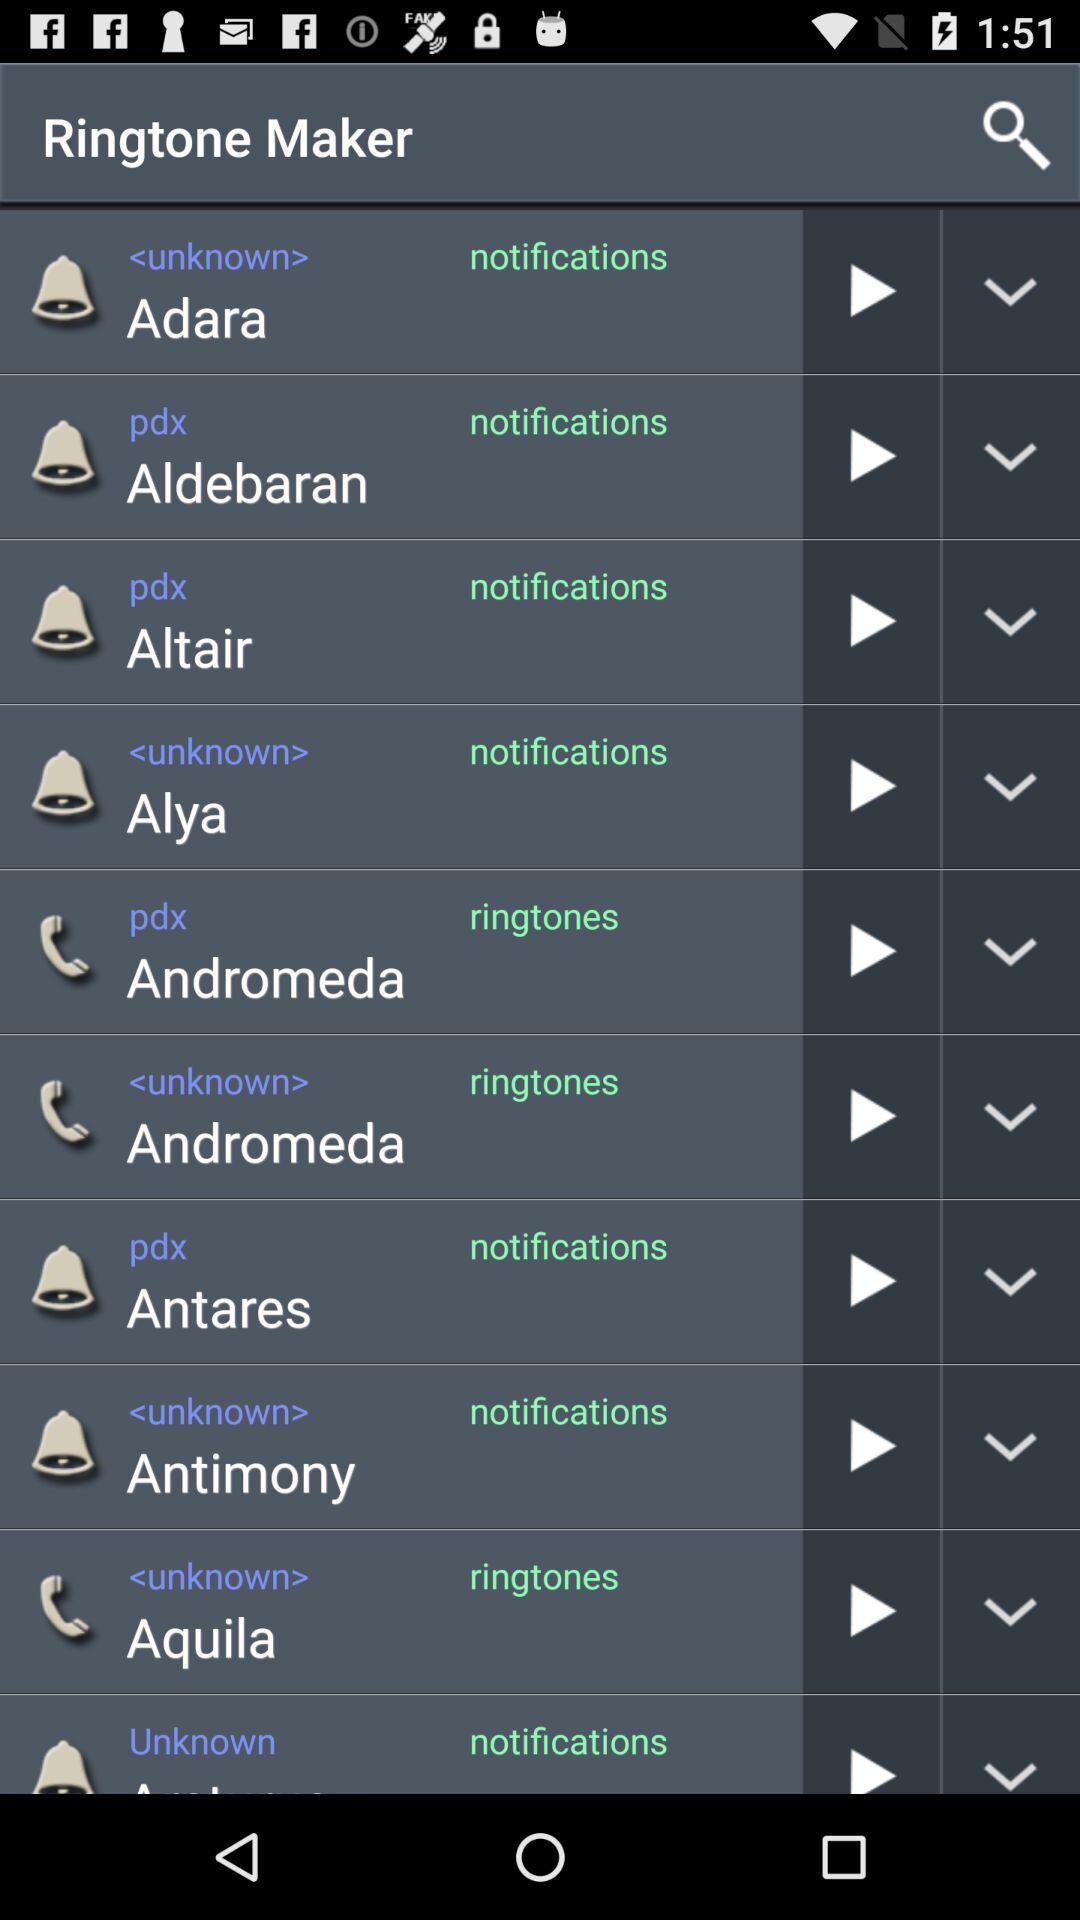 The image size is (1080, 1920). I want to click on item to the left of notifications icon, so click(196, 315).